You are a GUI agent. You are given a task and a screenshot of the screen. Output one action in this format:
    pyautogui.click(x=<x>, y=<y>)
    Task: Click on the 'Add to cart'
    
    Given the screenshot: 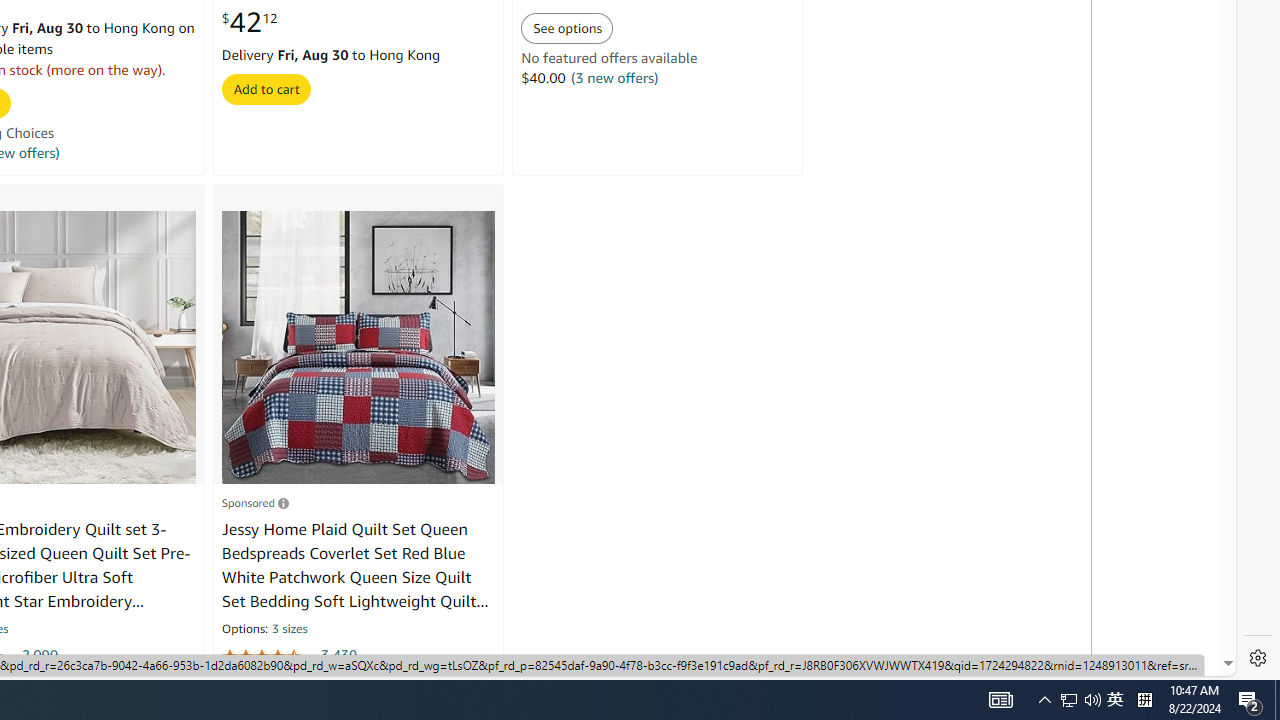 What is the action you would take?
    pyautogui.click(x=264, y=87)
    